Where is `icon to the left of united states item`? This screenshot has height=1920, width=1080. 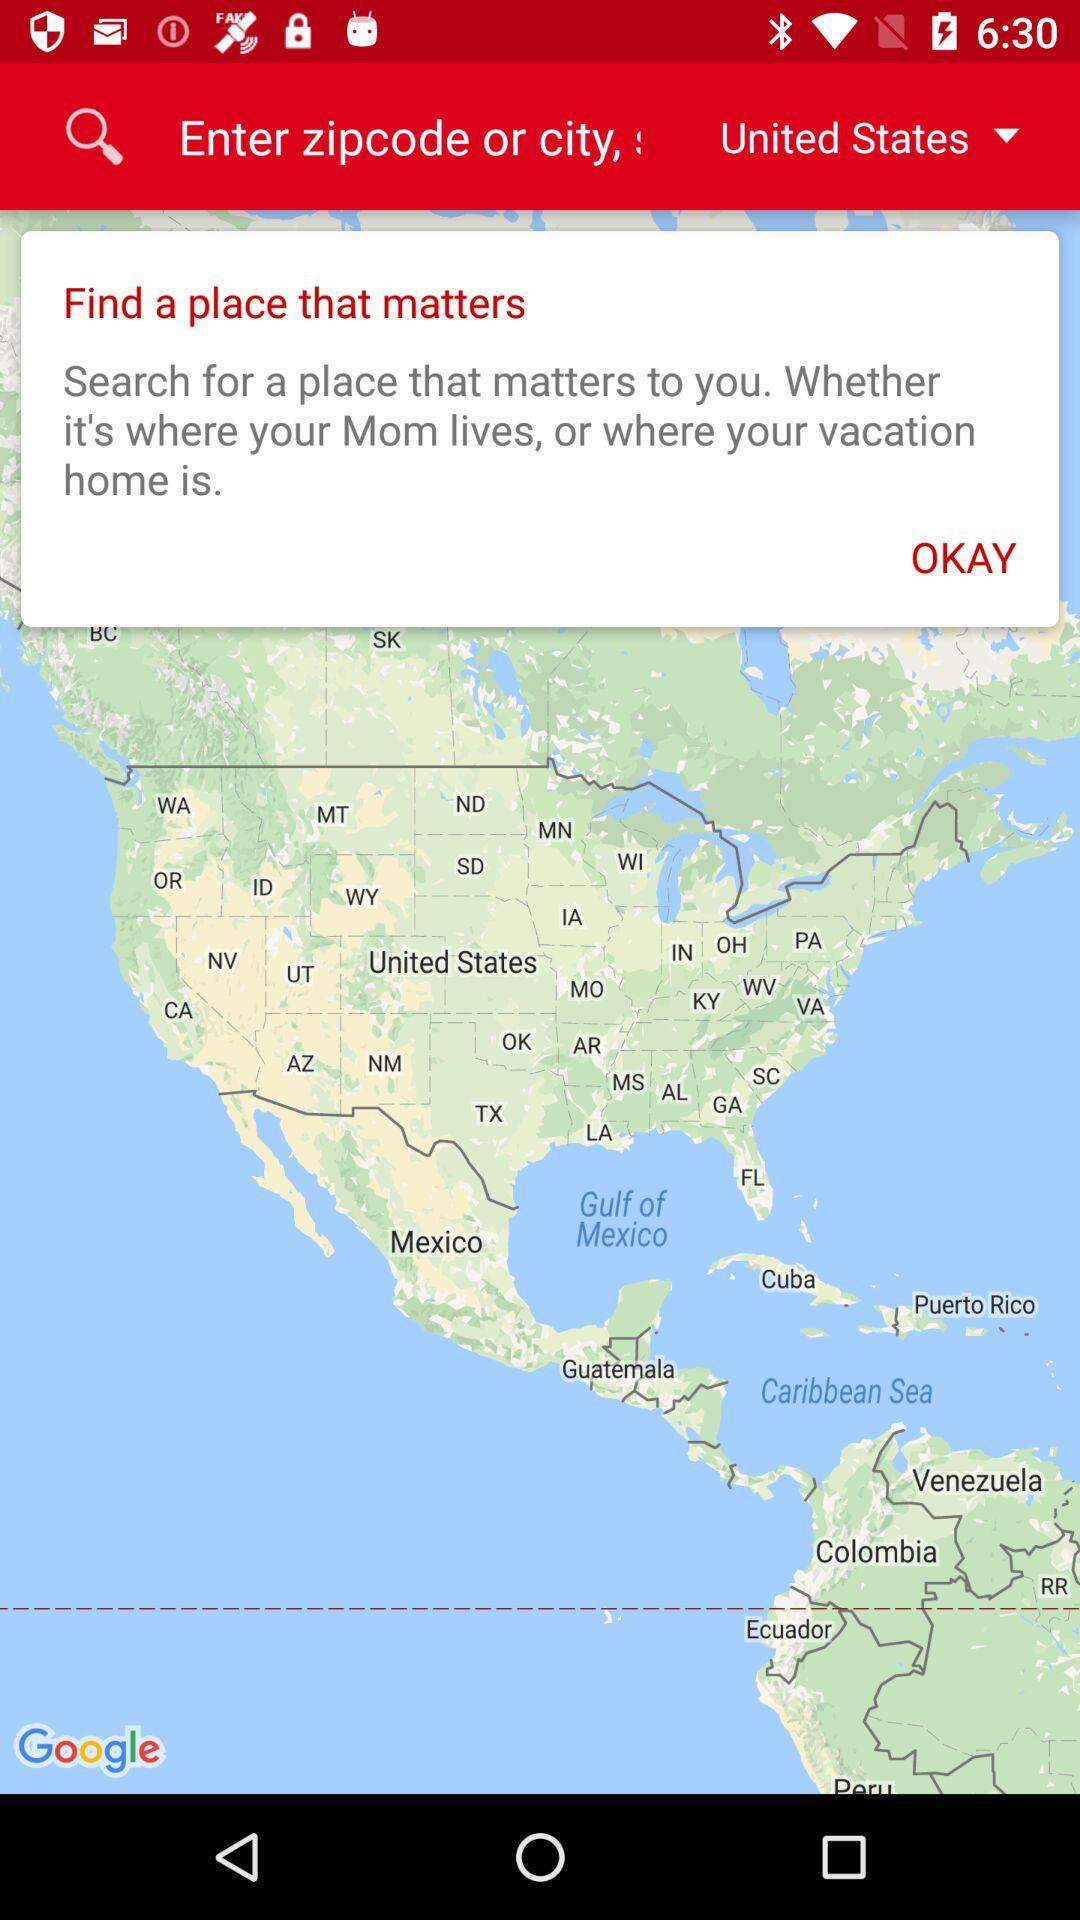 icon to the left of united states item is located at coordinates (407, 135).